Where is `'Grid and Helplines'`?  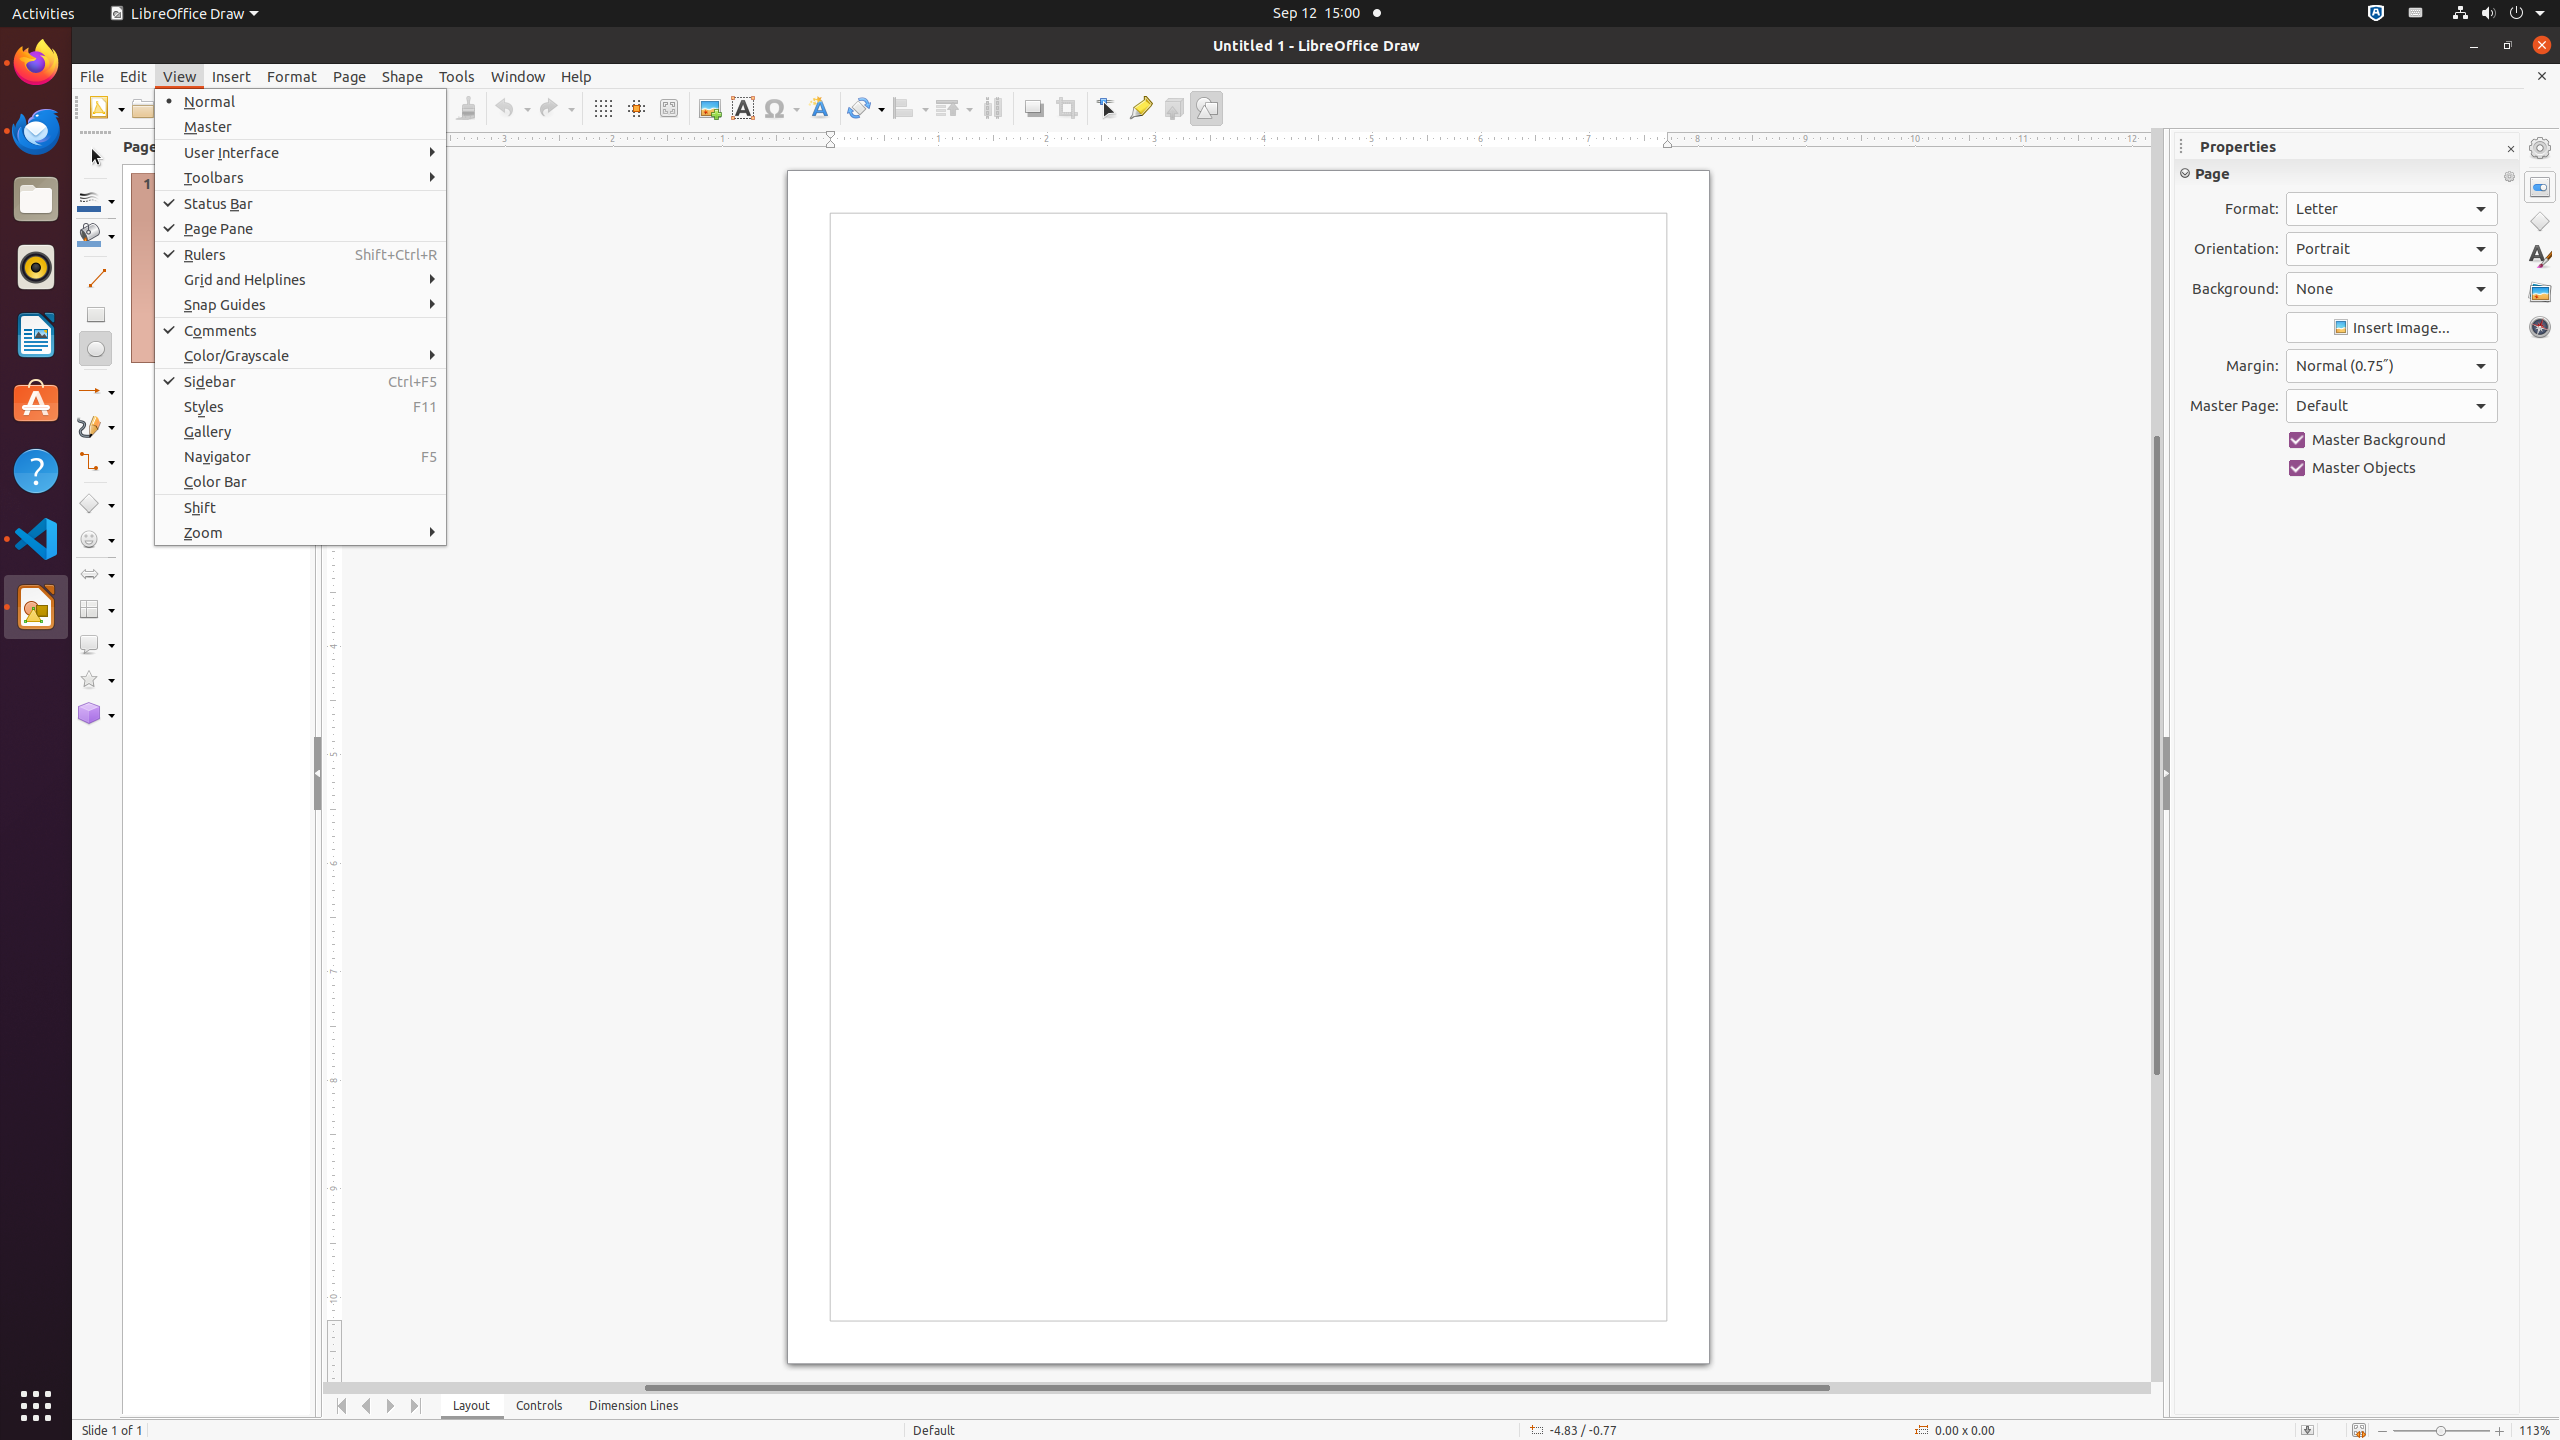 'Grid and Helplines' is located at coordinates (299, 279).